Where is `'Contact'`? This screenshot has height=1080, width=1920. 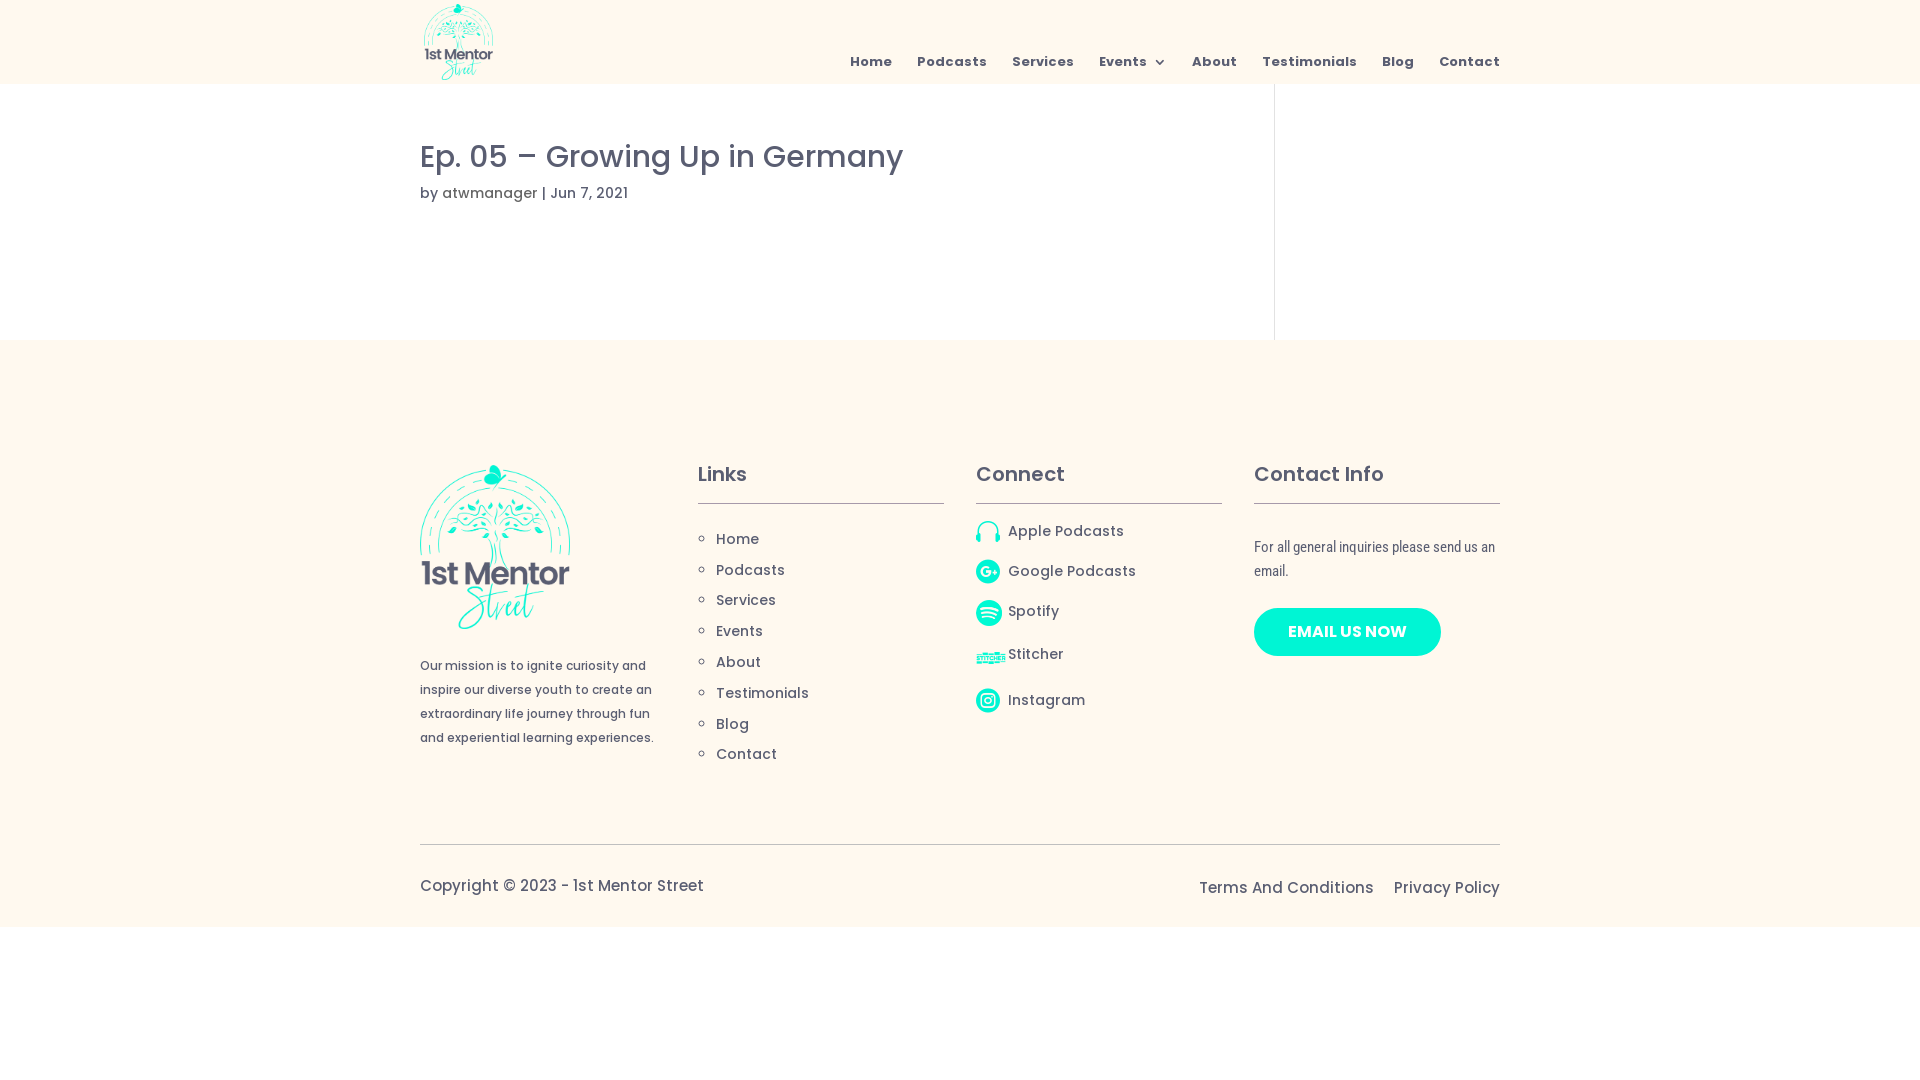
'Contact' is located at coordinates (745, 753).